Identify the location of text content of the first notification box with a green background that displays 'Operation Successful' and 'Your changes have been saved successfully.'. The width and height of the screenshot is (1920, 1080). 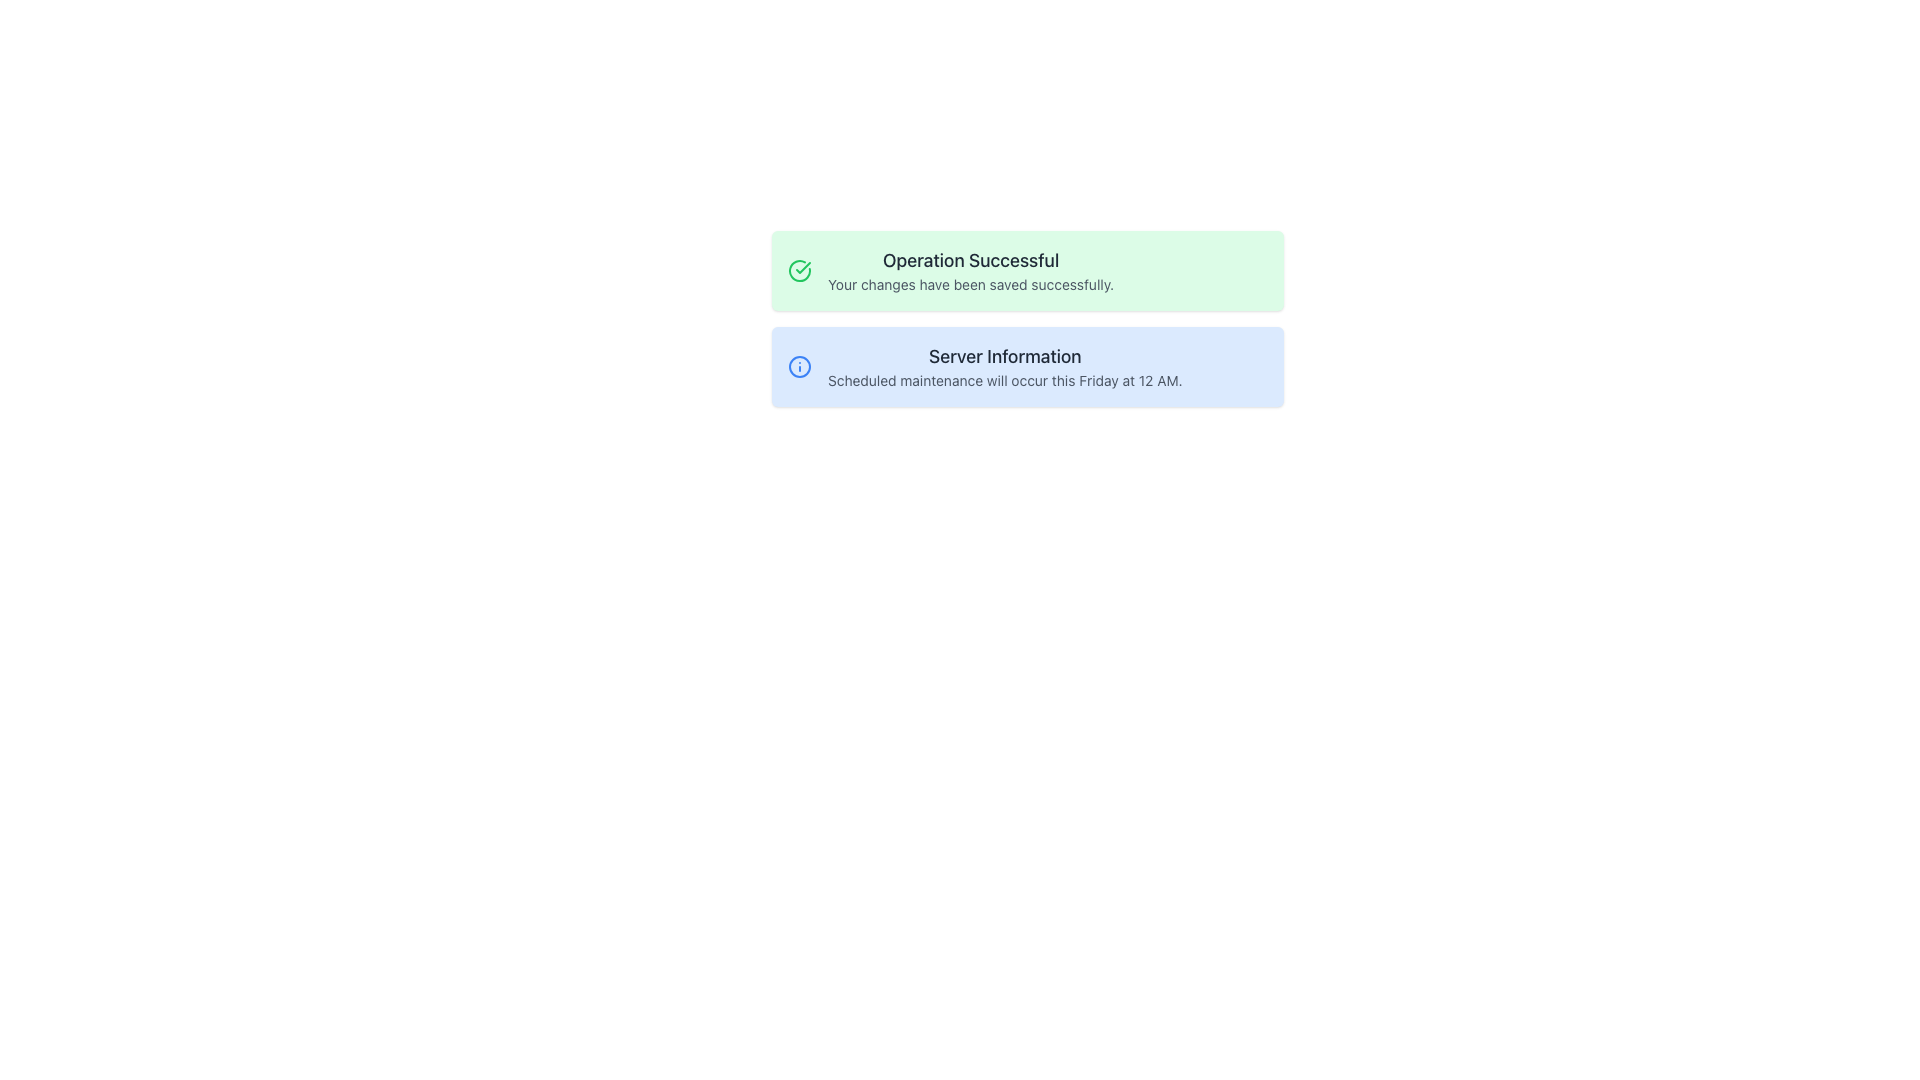
(1027, 270).